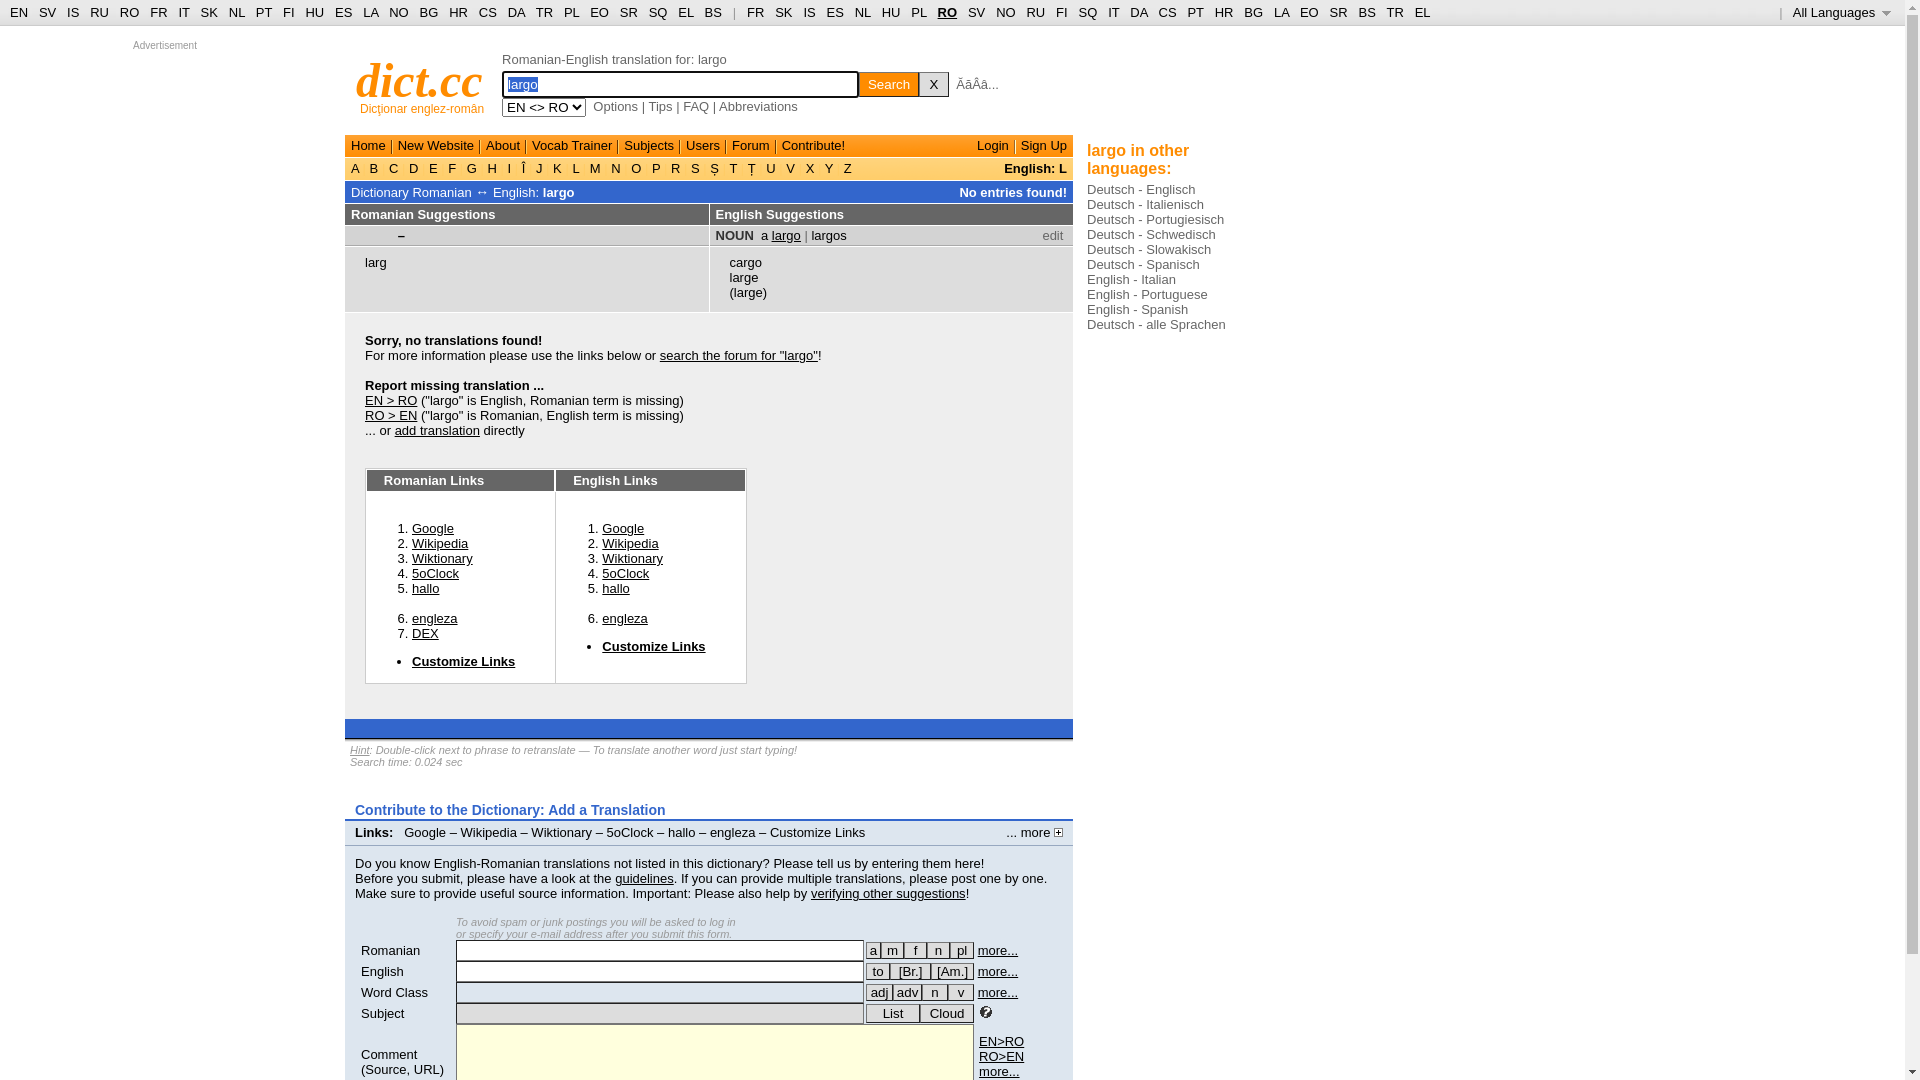 Image resolution: width=1920 pixels, height=1080 pixels. I want to click on 'LA', so click(363, 12).